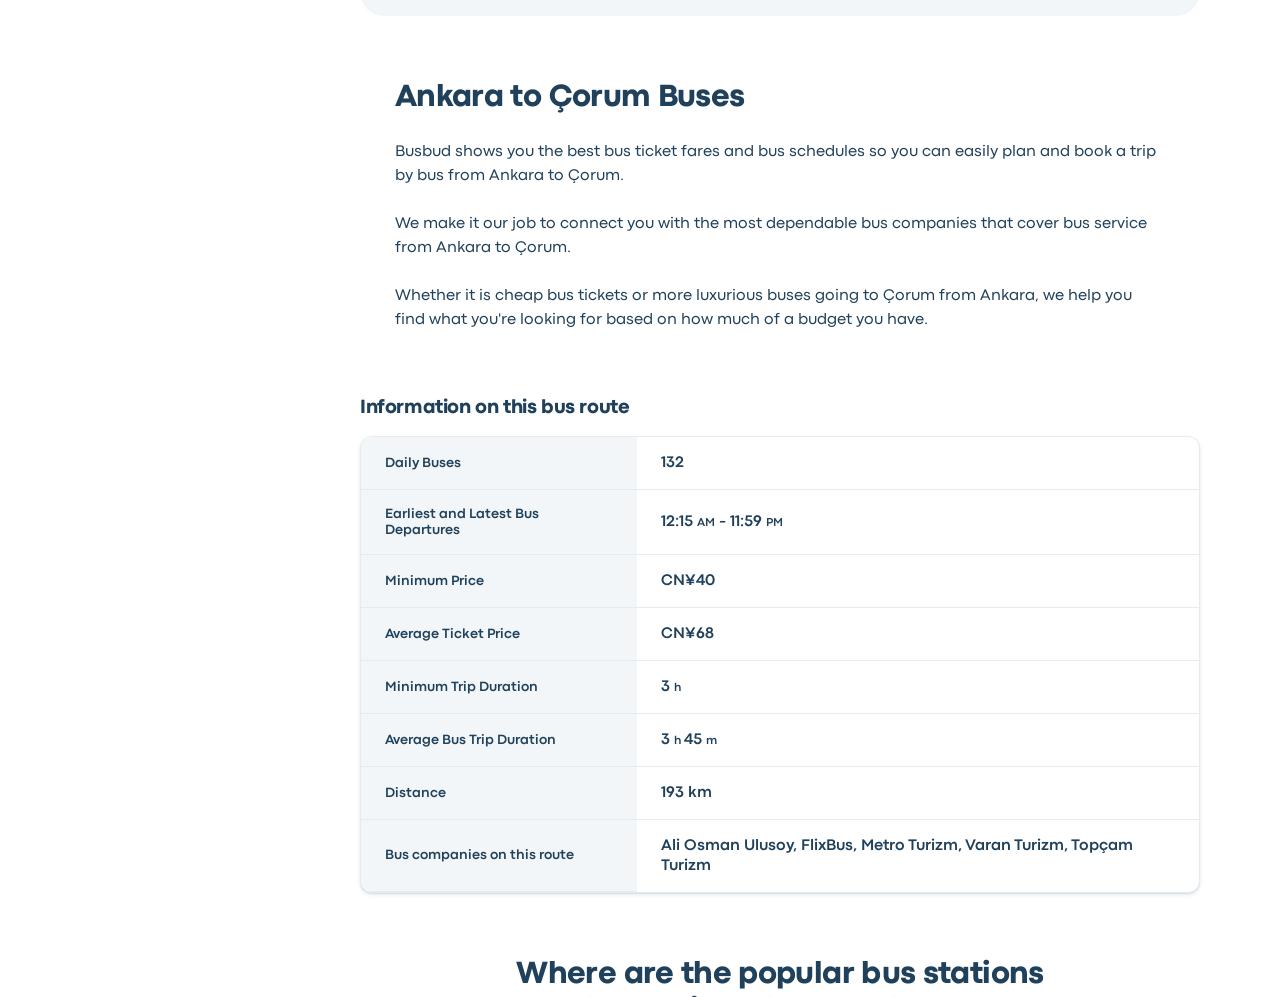 The image size is (1280, 997). What do you see at coordinates (393, 97) in the screenshot?
I see `'Ankara to Çorum Buses'` at bounding box center [393, 97].